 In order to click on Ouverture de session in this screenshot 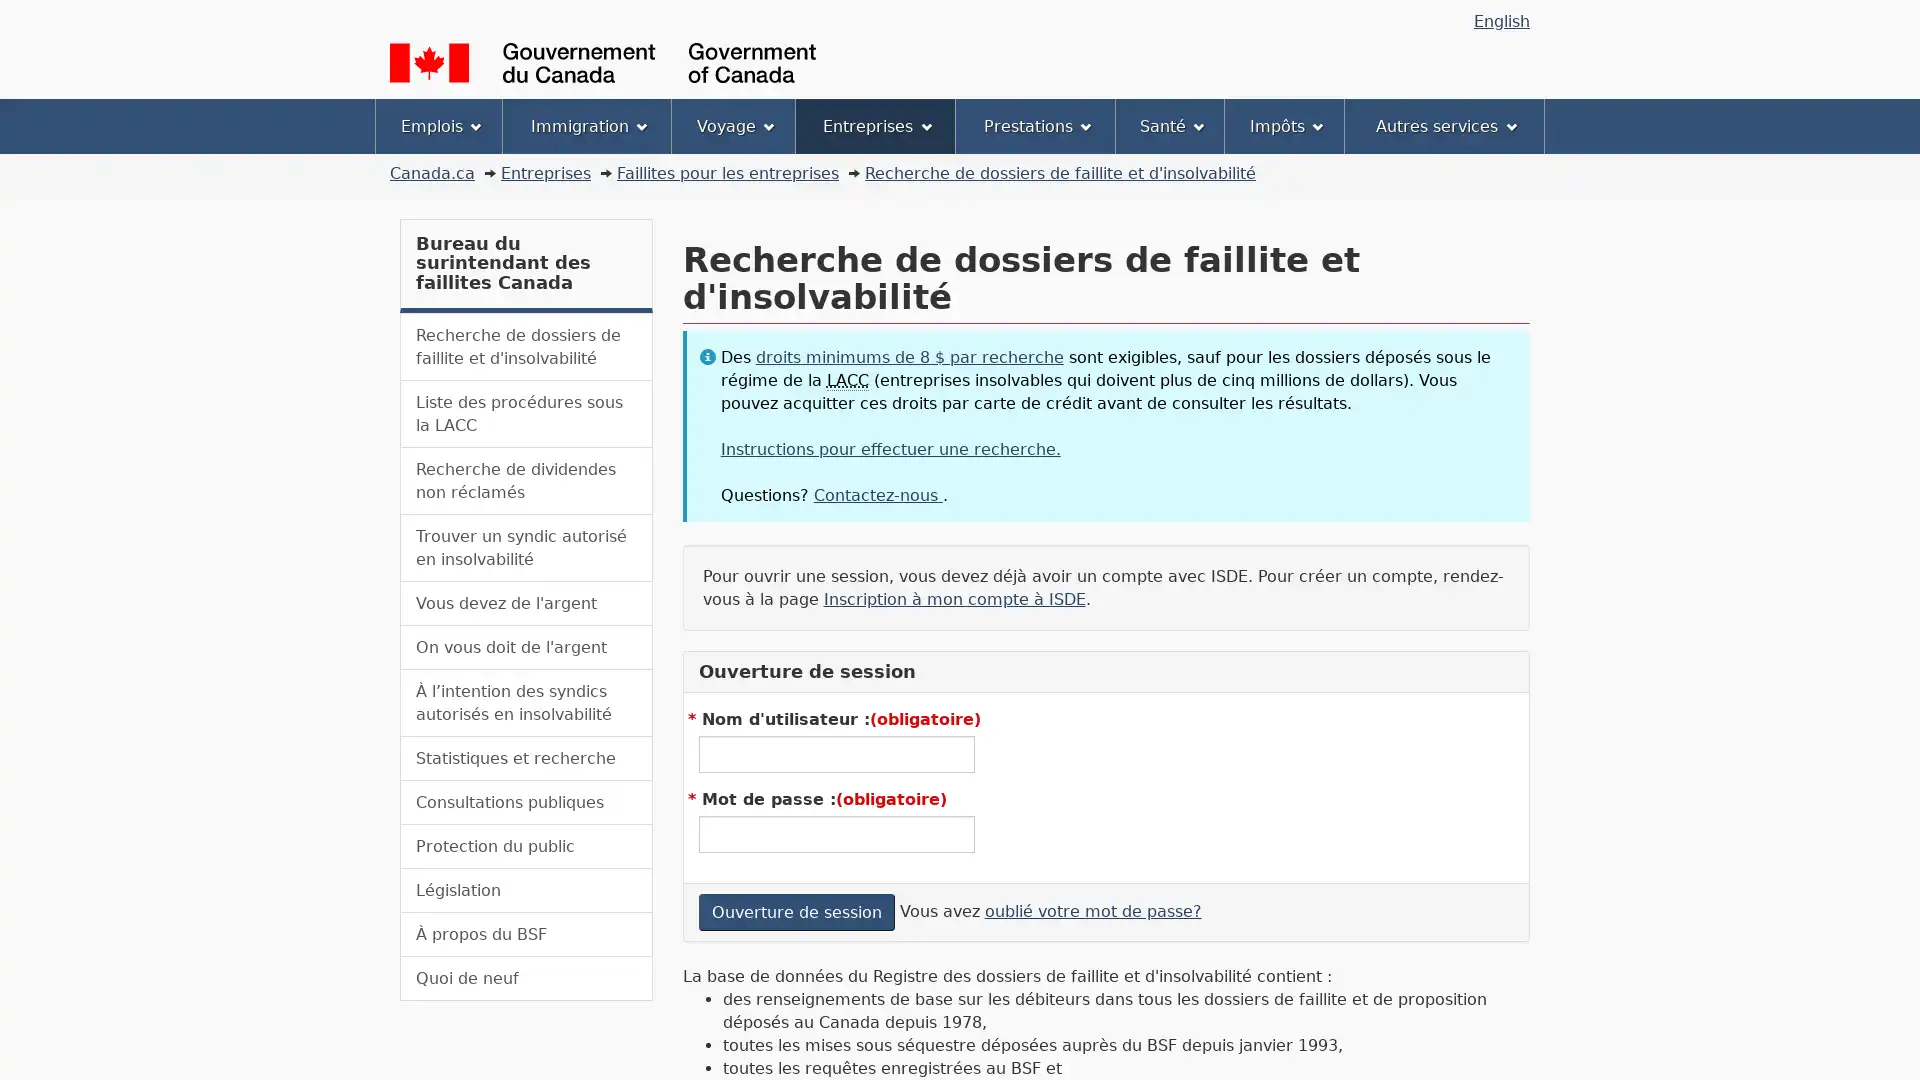, I will do `click(795, 911)`.